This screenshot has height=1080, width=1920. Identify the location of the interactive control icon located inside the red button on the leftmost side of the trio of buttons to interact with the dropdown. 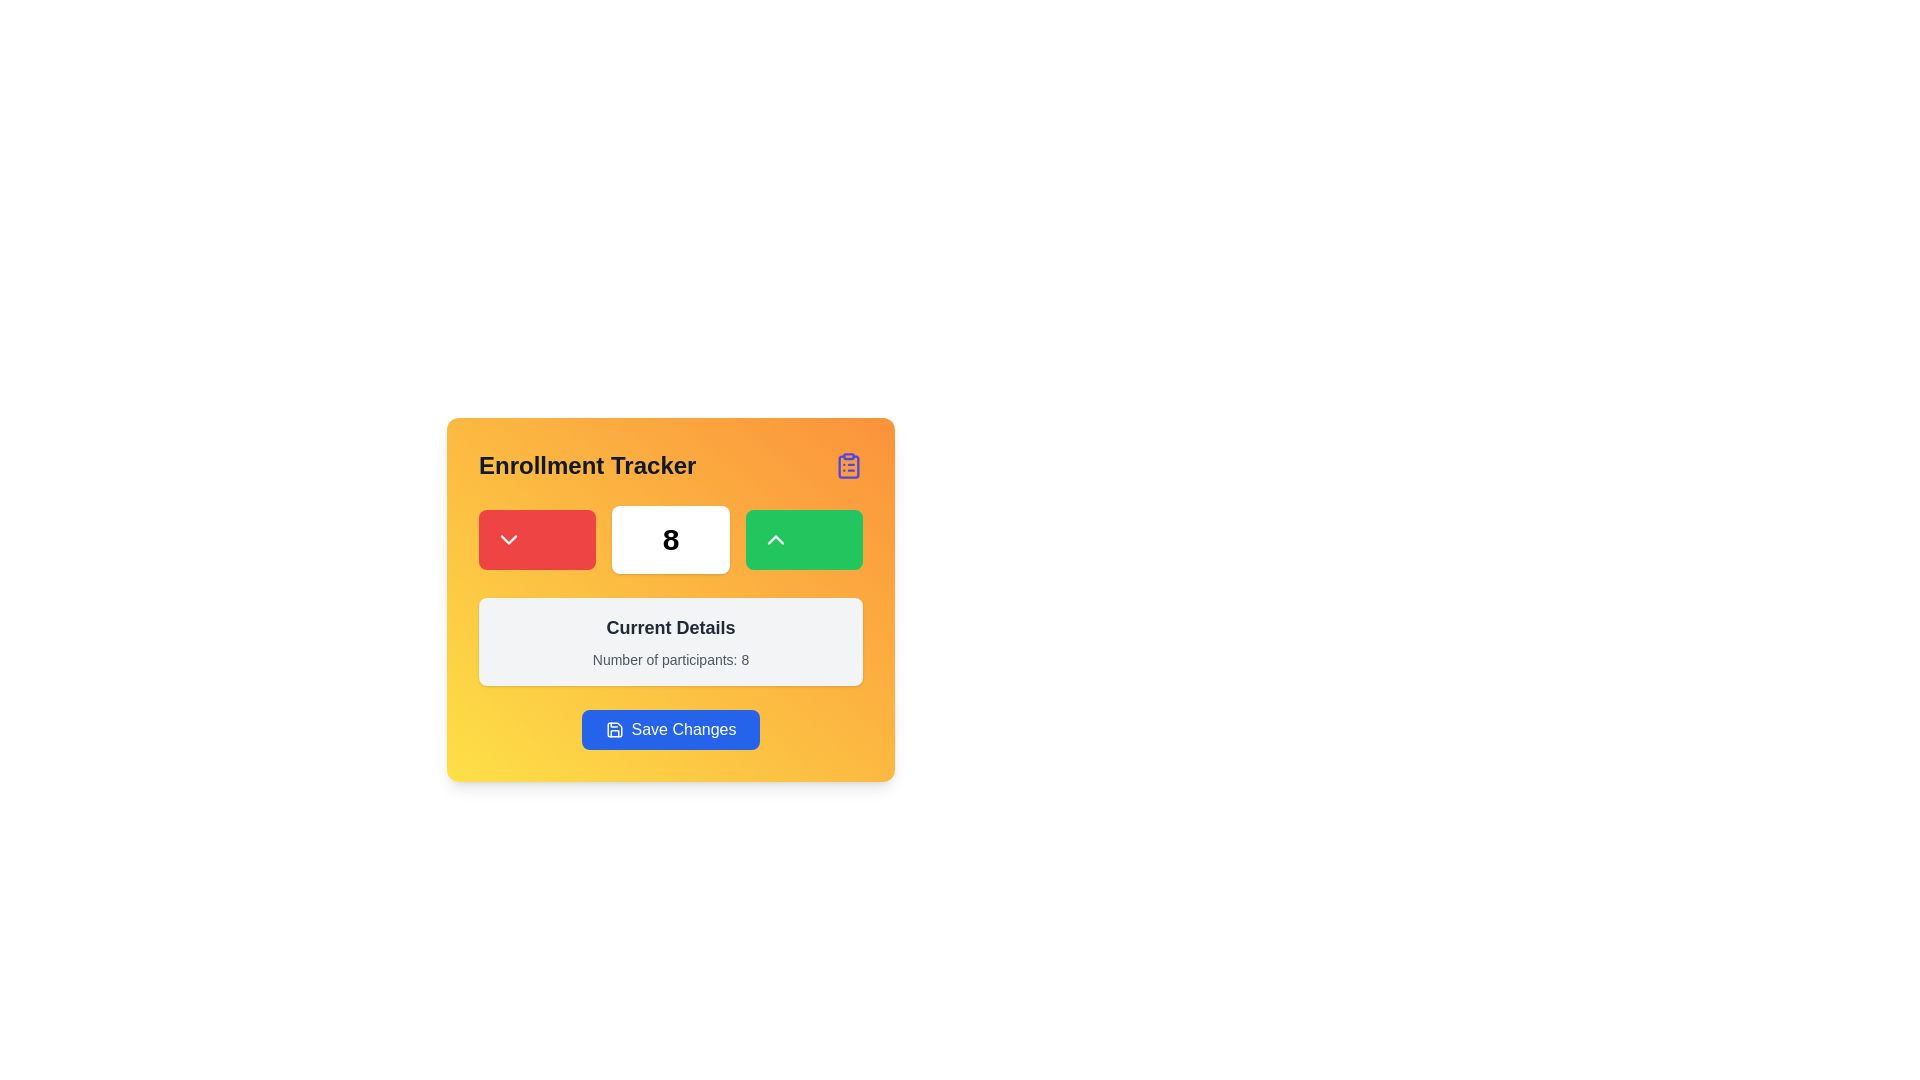
(508, 540).